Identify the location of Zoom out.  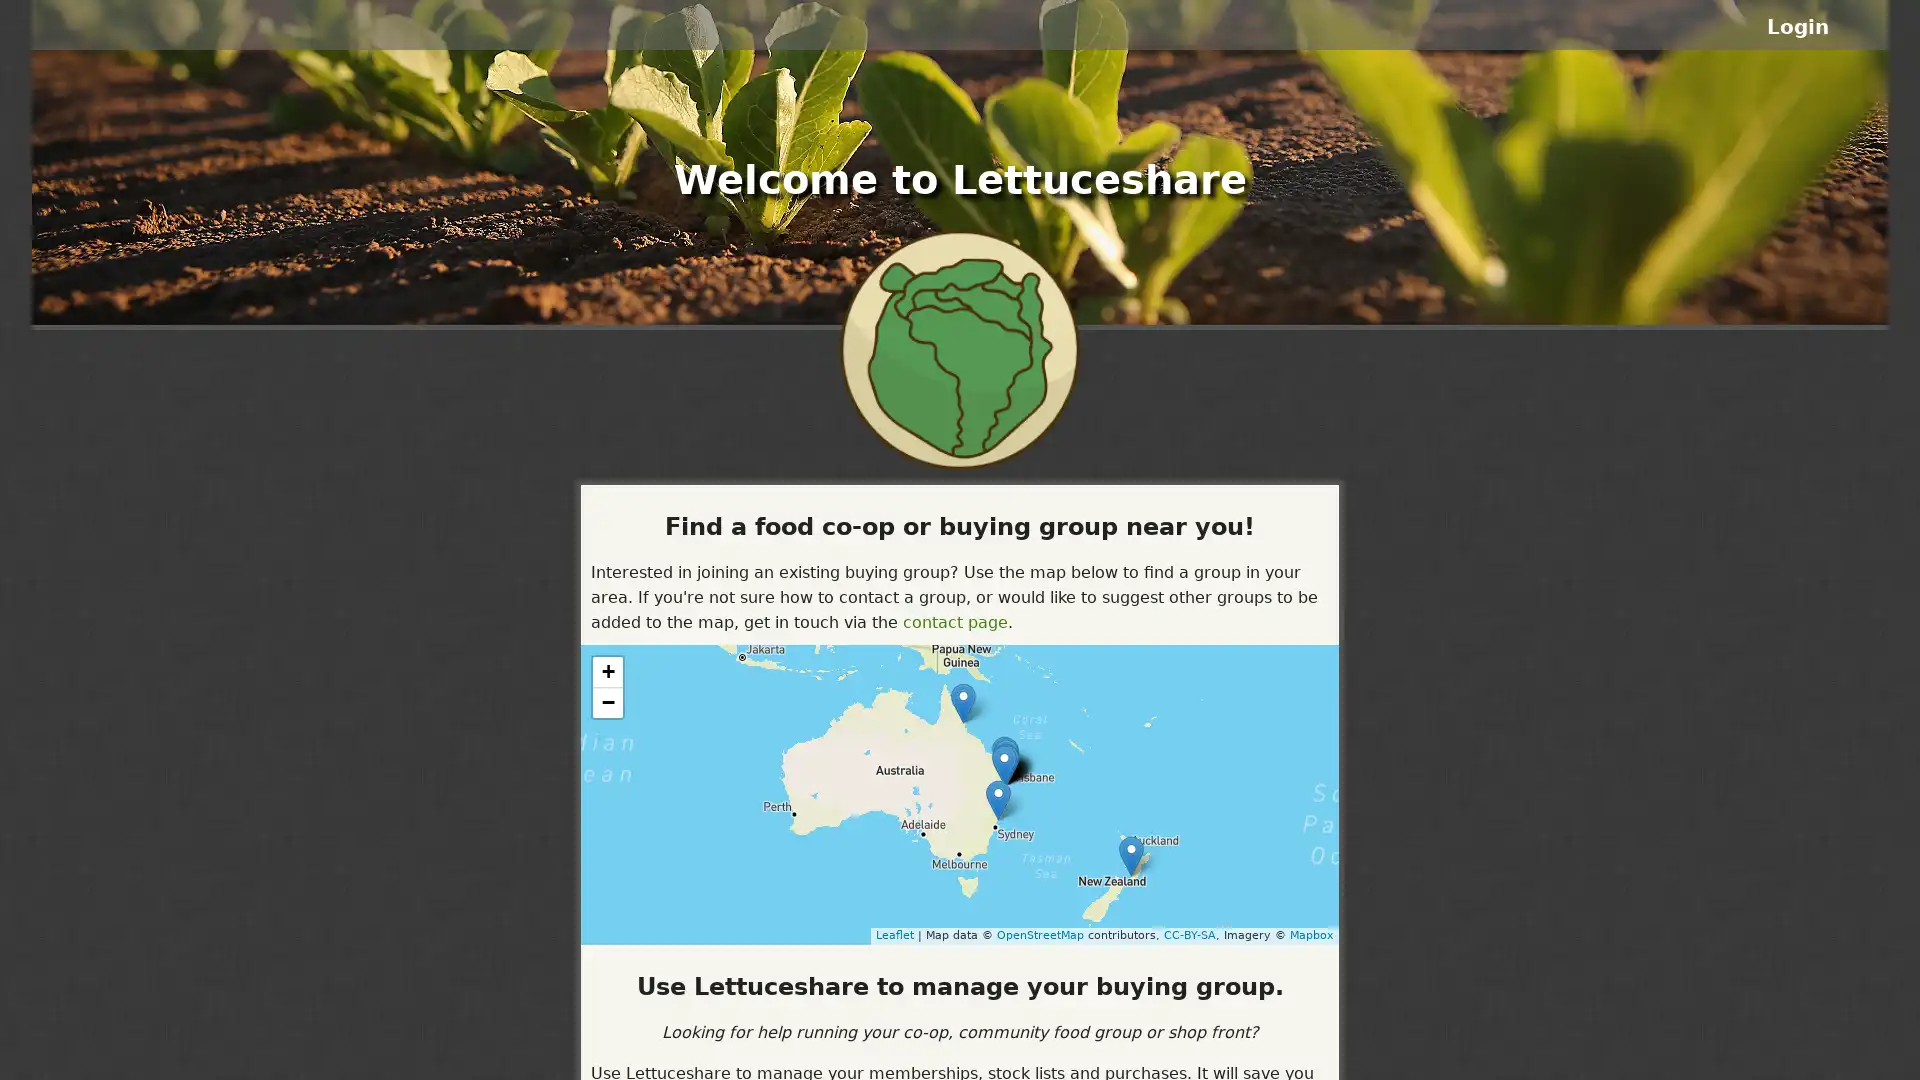
(607, 701).